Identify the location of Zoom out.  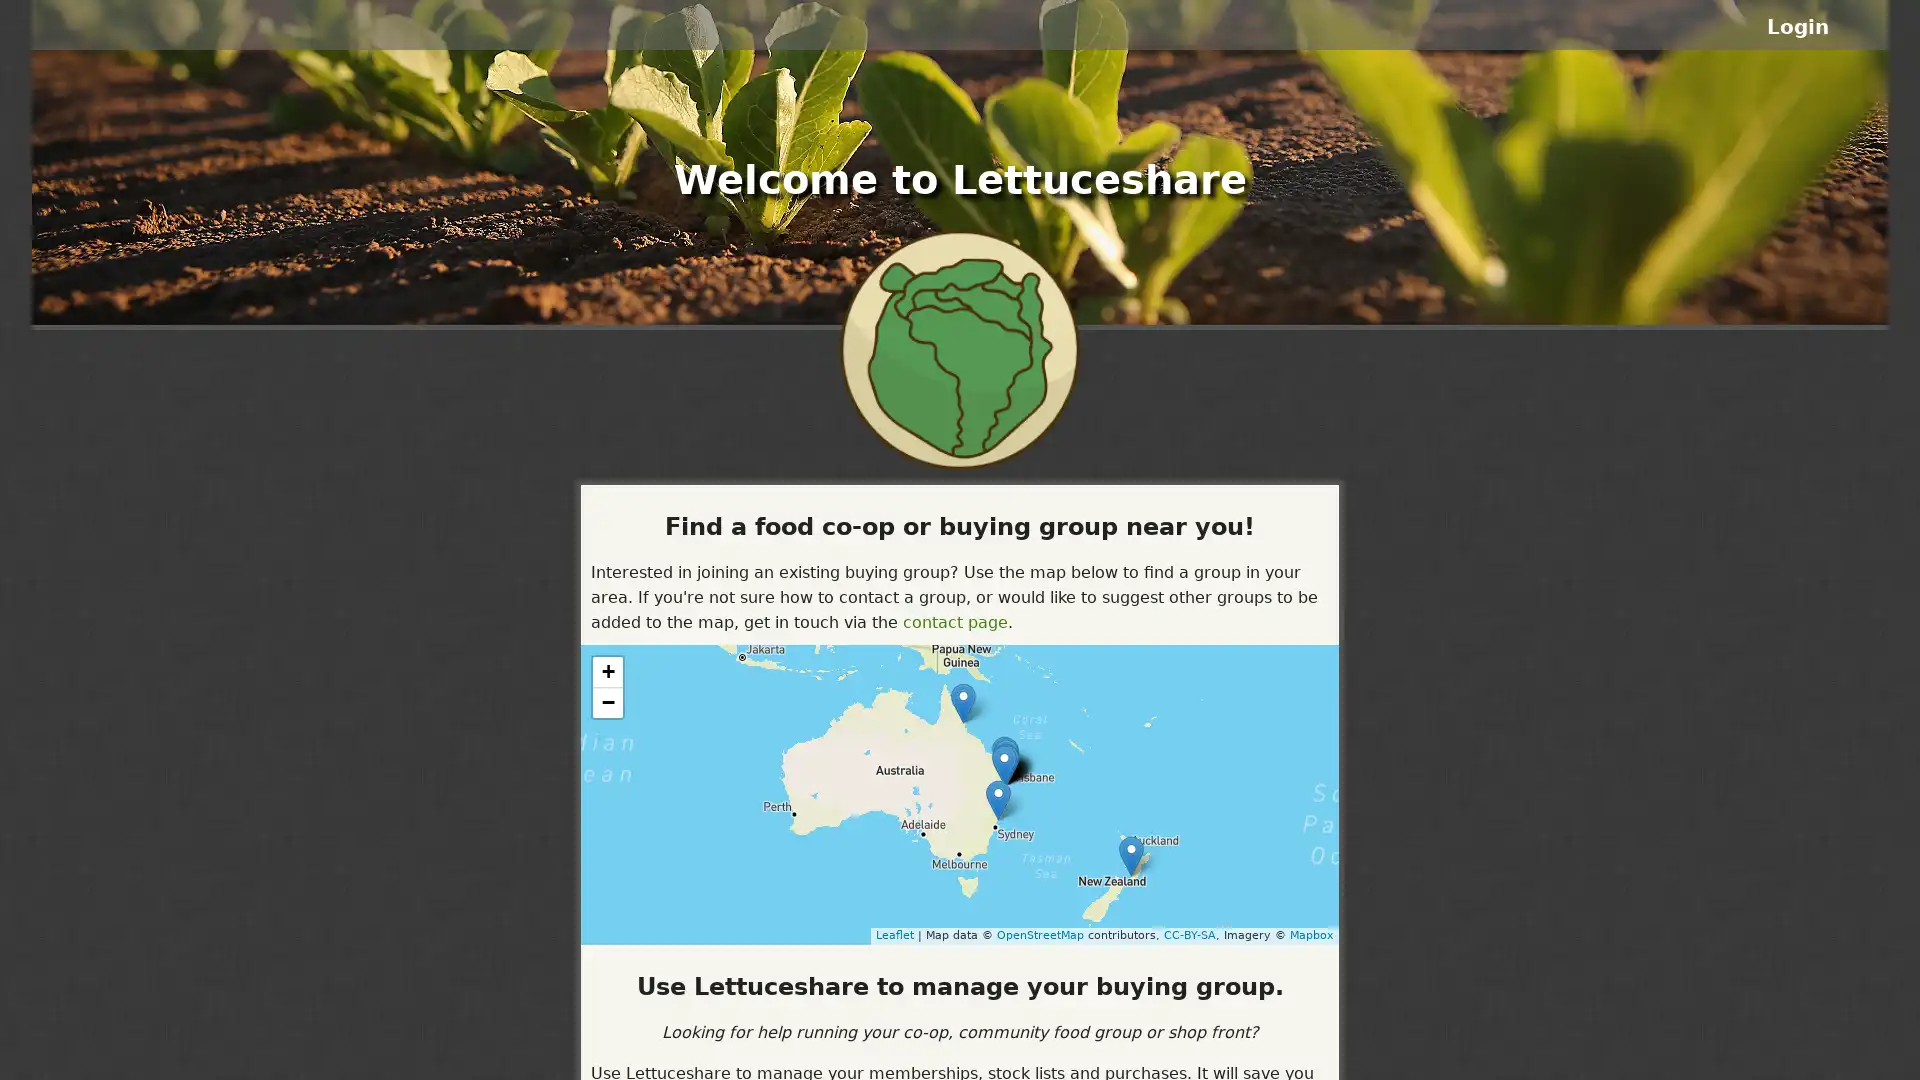
(607, 701).